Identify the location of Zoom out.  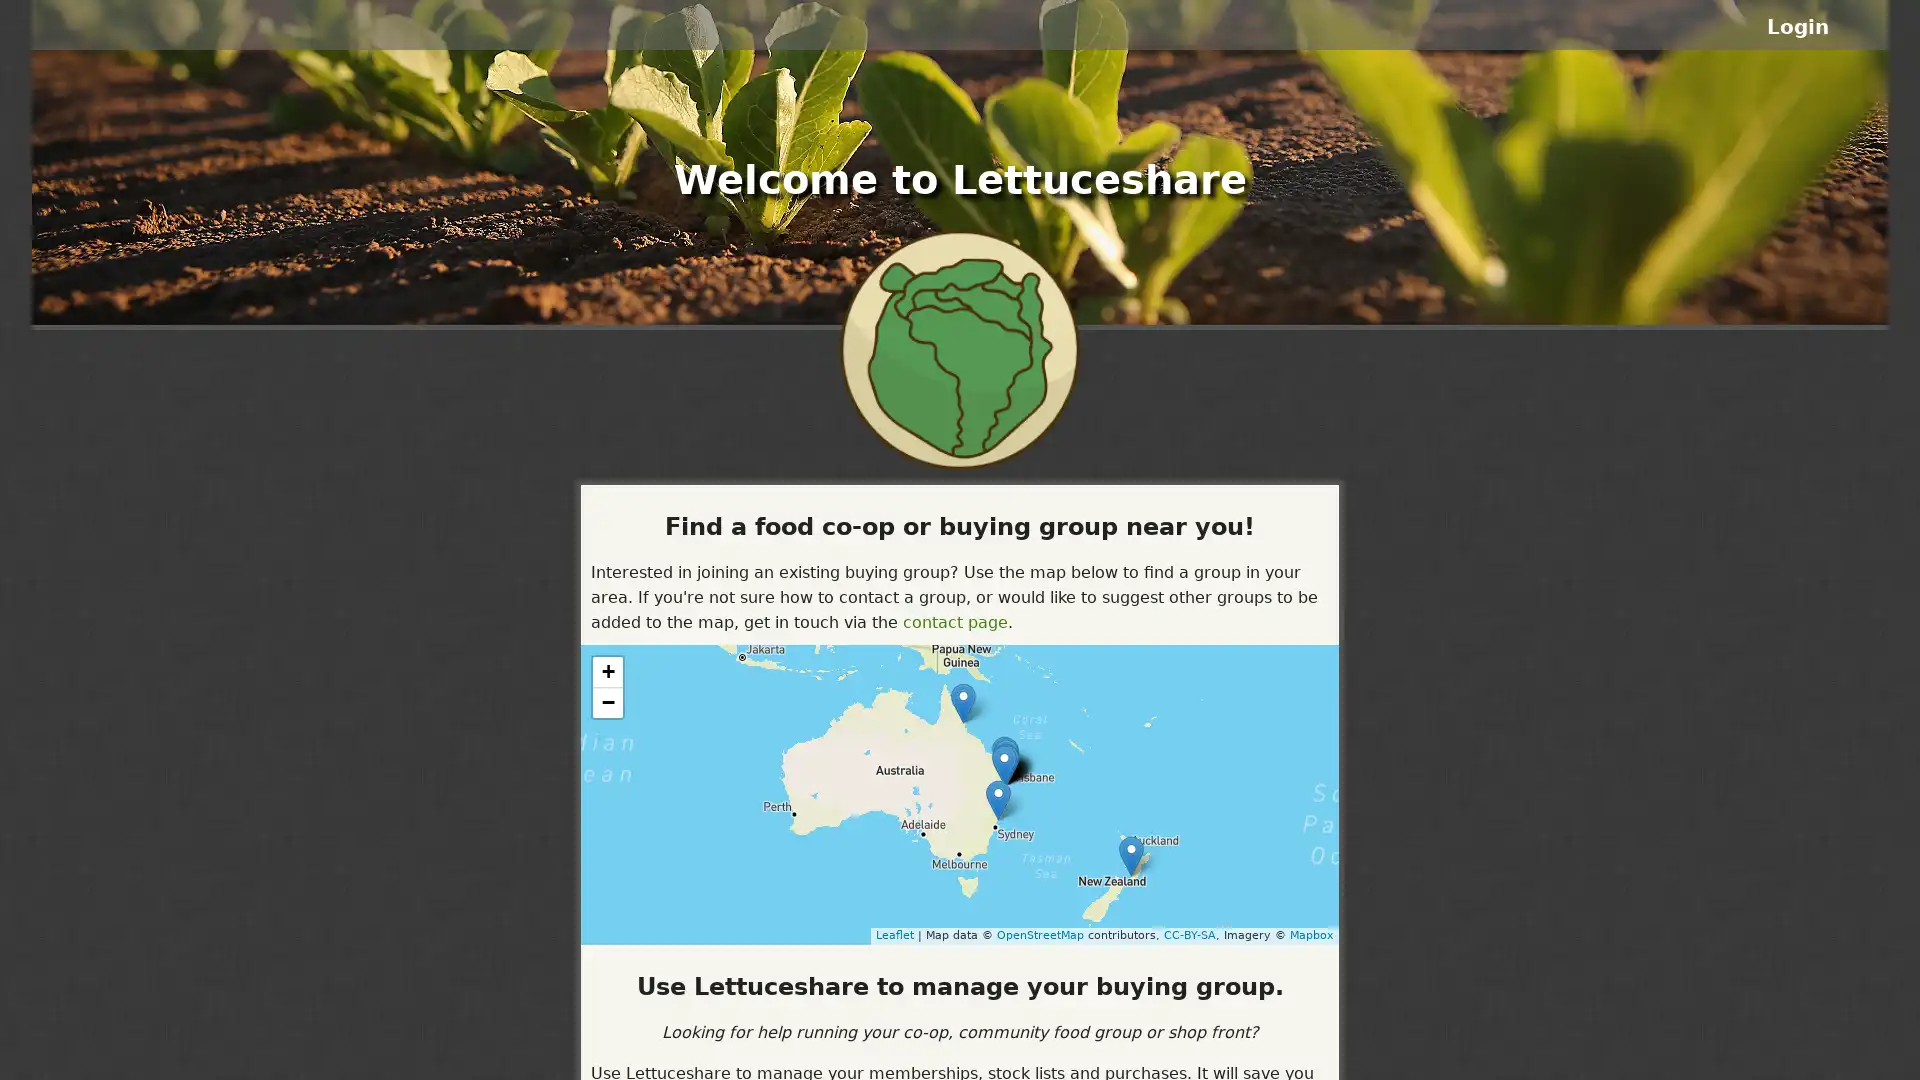
(607, 701).